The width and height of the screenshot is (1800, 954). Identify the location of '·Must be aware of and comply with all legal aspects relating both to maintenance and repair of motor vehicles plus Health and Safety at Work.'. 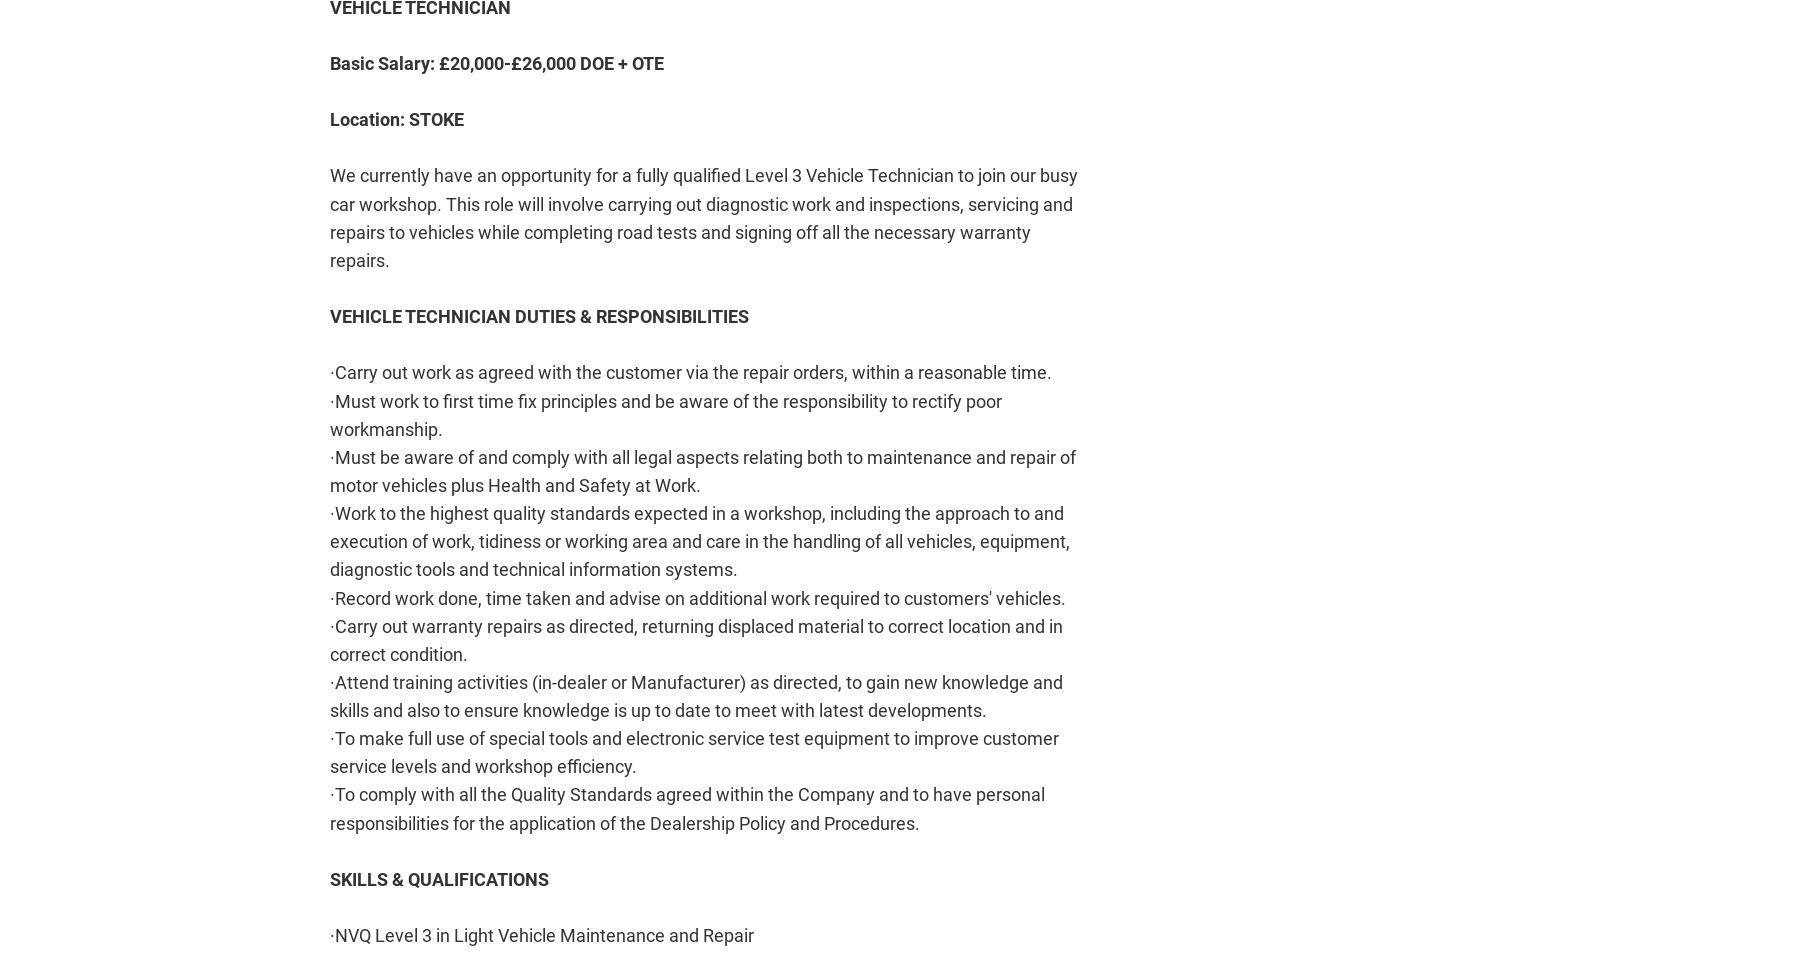
(702, 470).